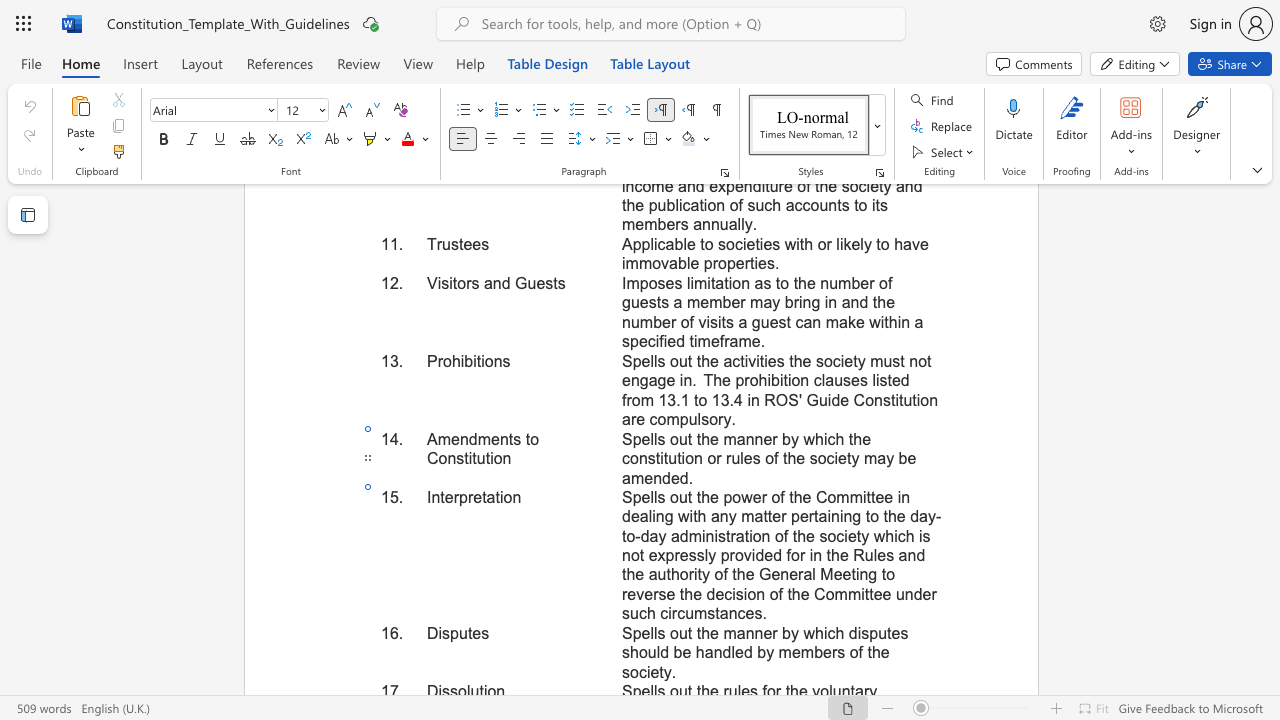 The height and width of the screenshot is (720, 1280). Describe the element at coordinates (428, 496) in the screenshot. I see `the 1th character "I" in the text` at that location.